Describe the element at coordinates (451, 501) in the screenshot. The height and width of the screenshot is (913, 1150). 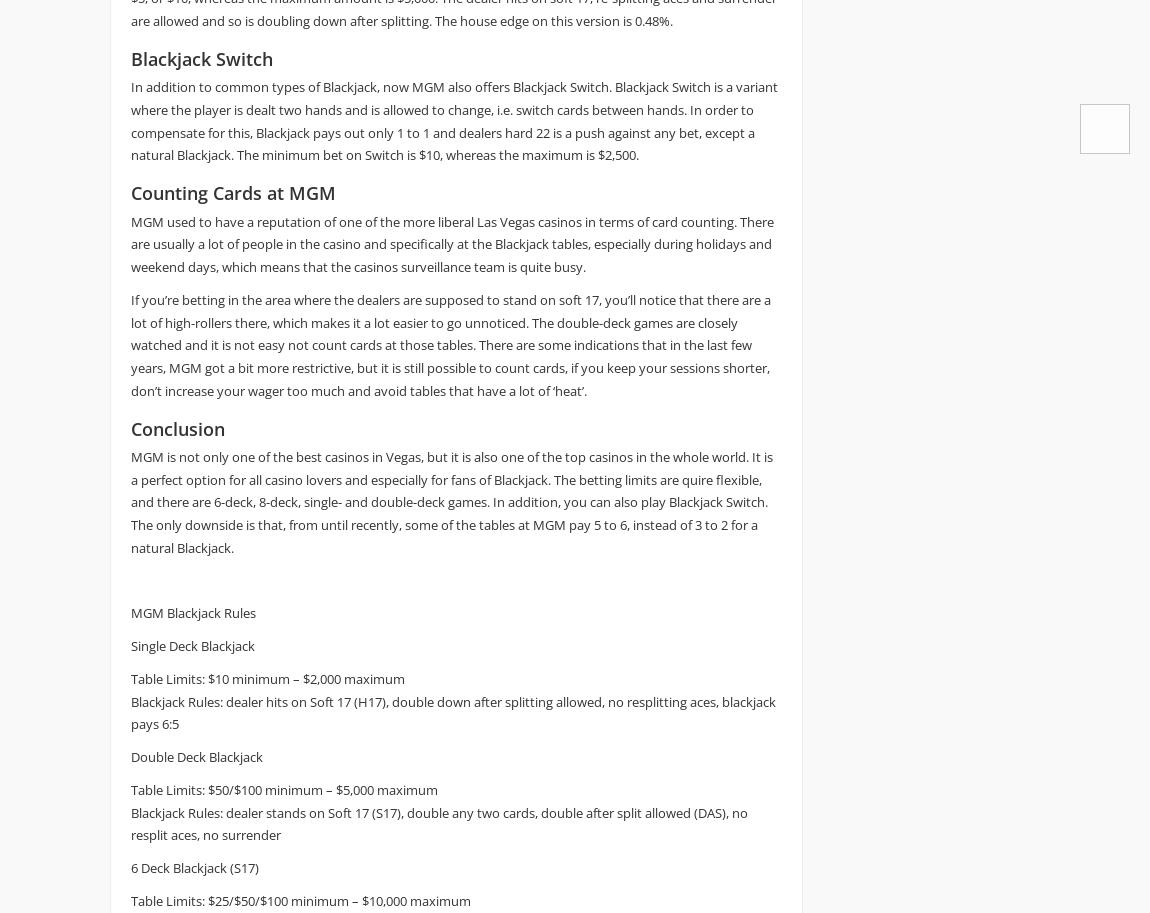
I see `'MGM is not only one of the best casinos in Vegas, but it is also one of the top casinos in the whole world. It is a perfect option for all casino lovers and especially for fans of Blackjack. The betting limits are quire flexible, and there are 6-deck, 8-deck, single- and double-deck games. In addition, you can also play Blackjack Switch. The only downside is that, from until recently, some of the tables at MGM pay 5 to 6, instead of 3 to 2 for a natural Blackjack.'` at that location.